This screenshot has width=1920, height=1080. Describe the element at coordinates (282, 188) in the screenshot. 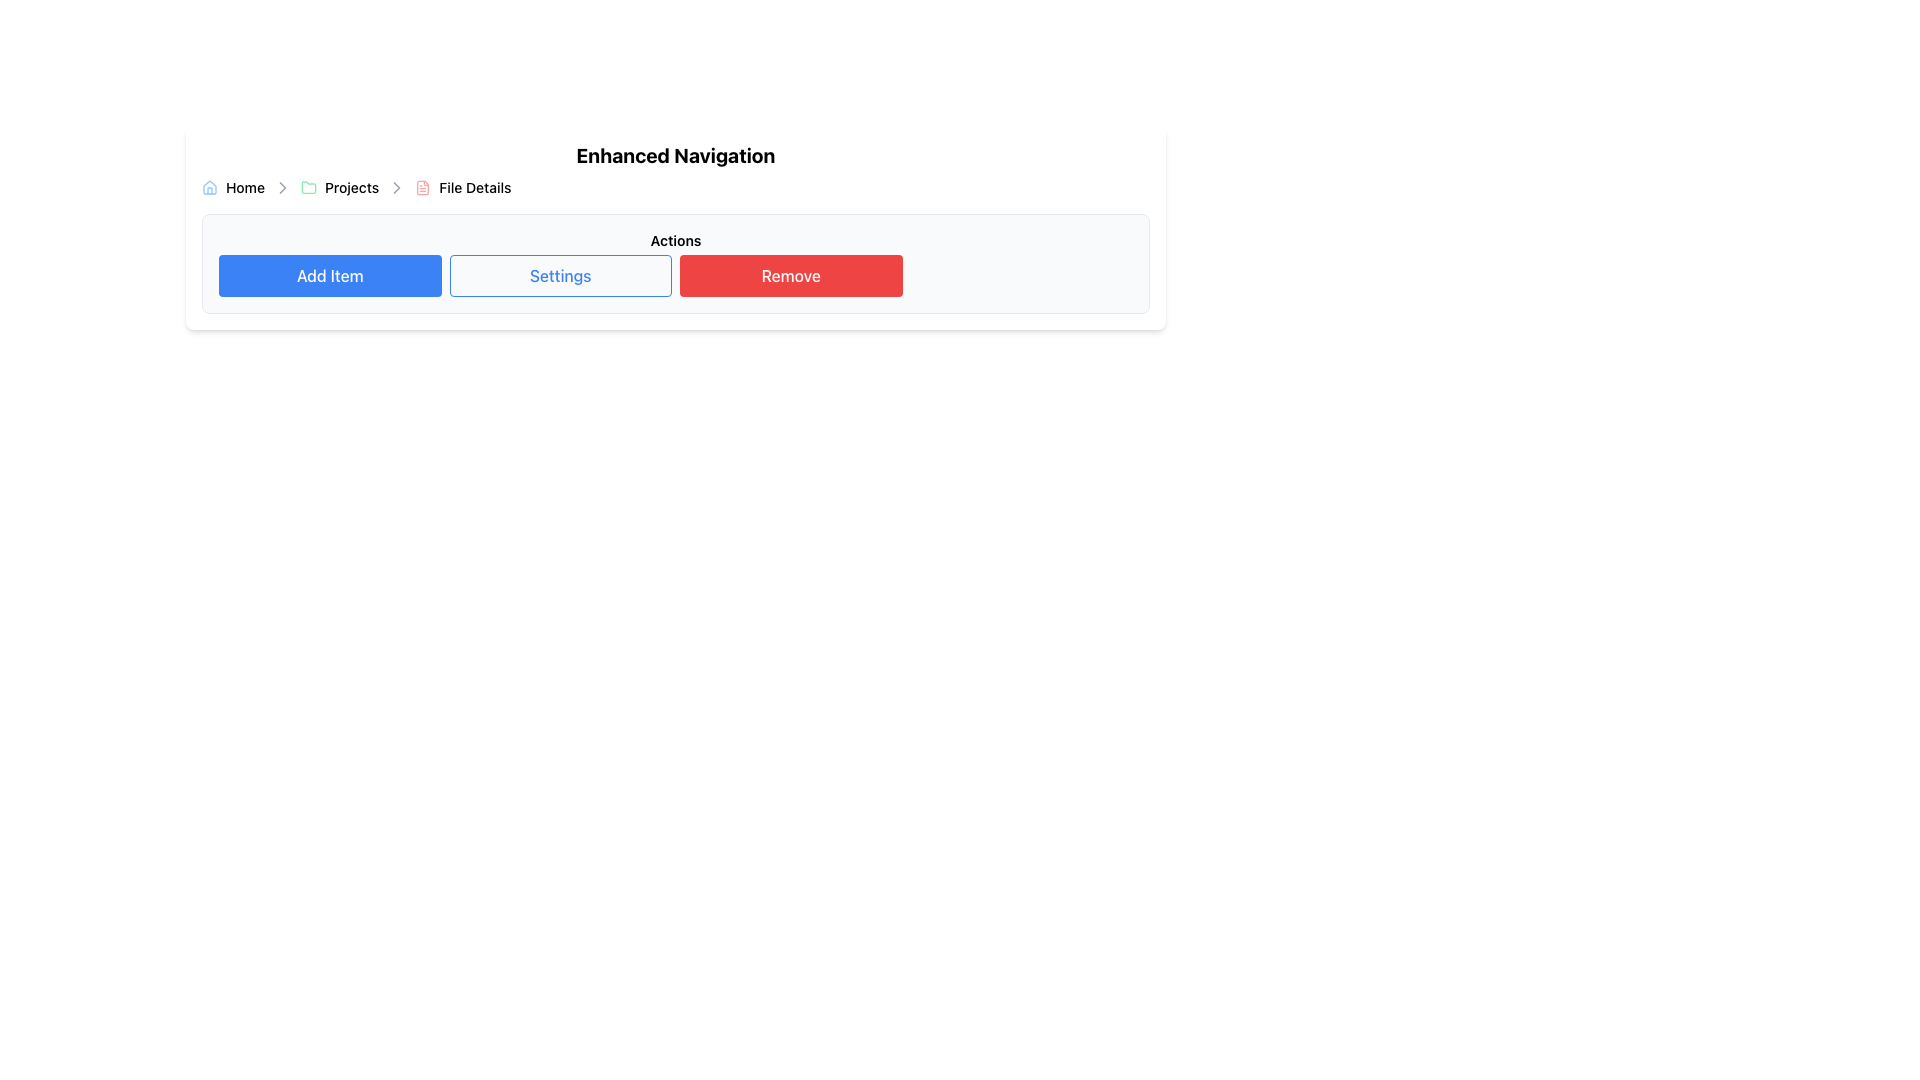

I see `the rightward-facing chevron icon located in the breadcrumb navigation bar between 'Projects' and 'File Details'` at that location.